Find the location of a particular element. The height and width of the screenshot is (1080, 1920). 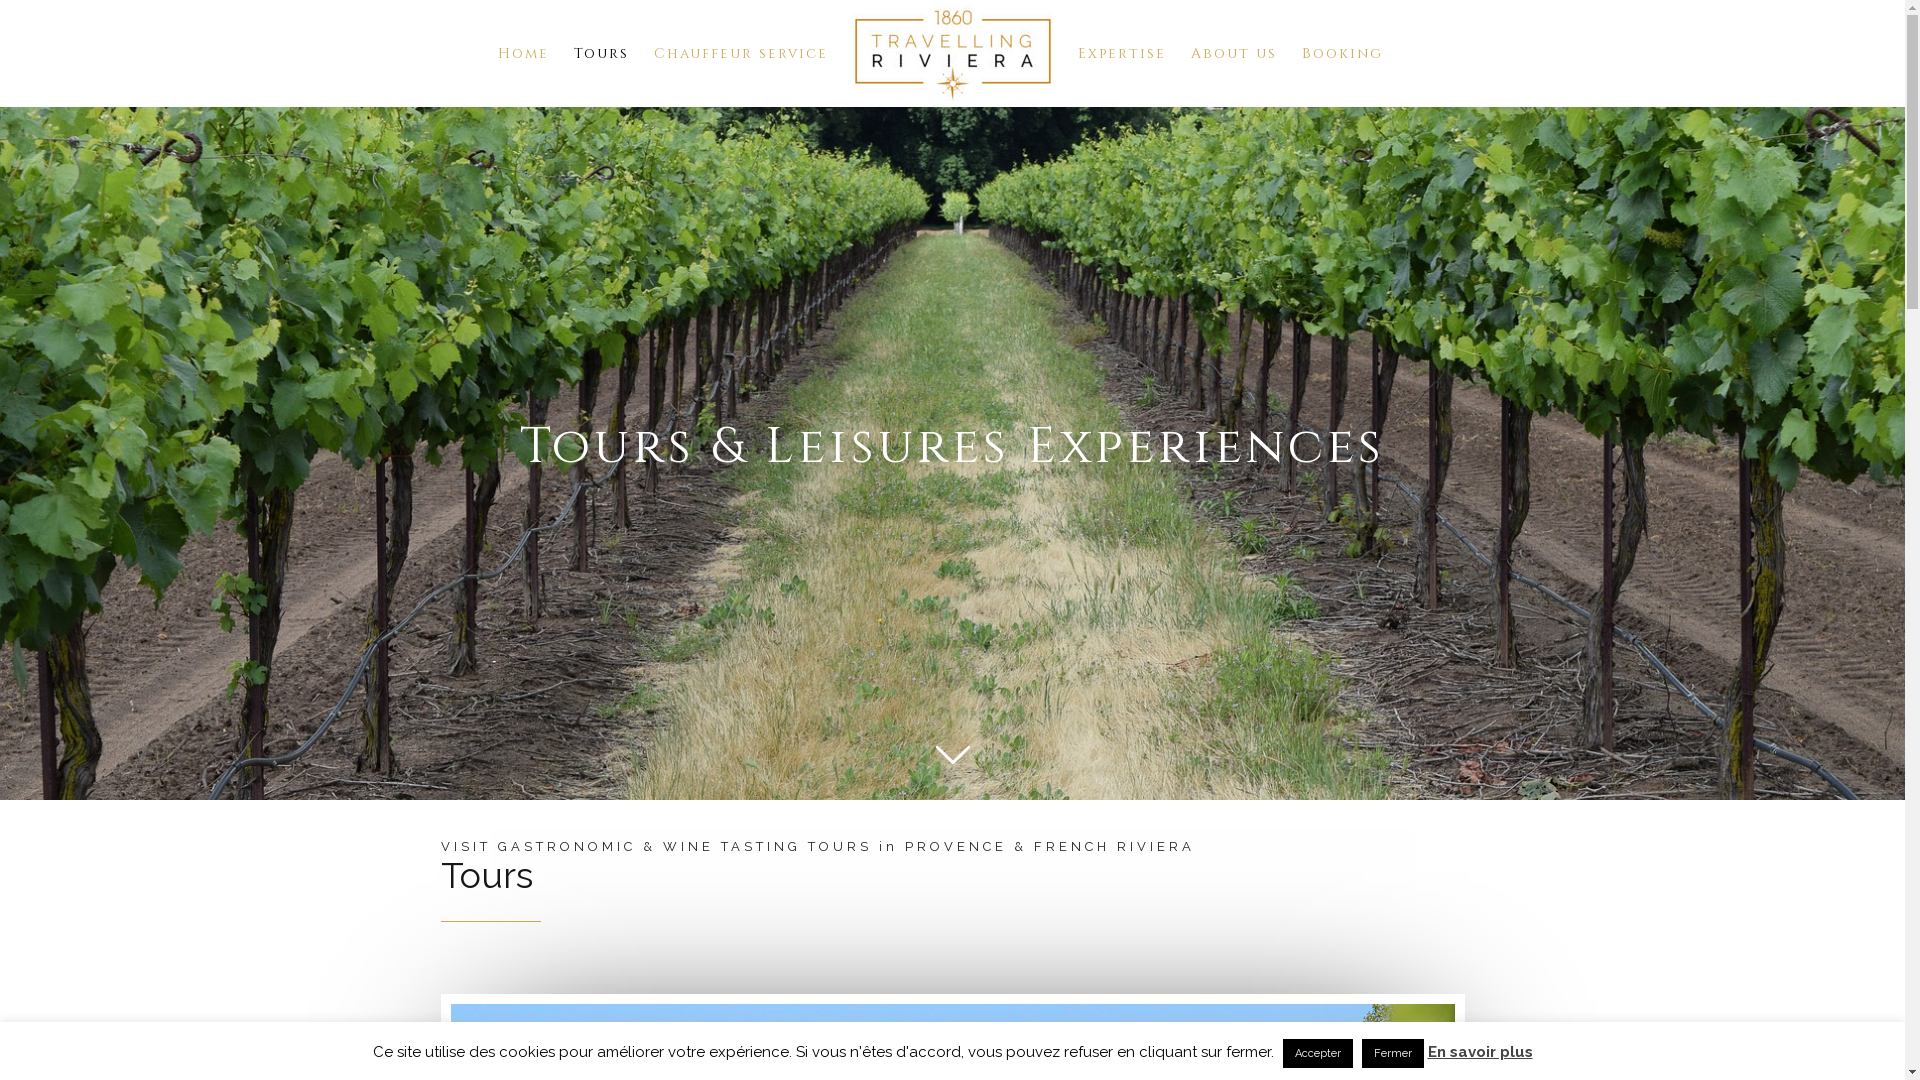

'Accepter' is located at coordinates (1316, 1052).